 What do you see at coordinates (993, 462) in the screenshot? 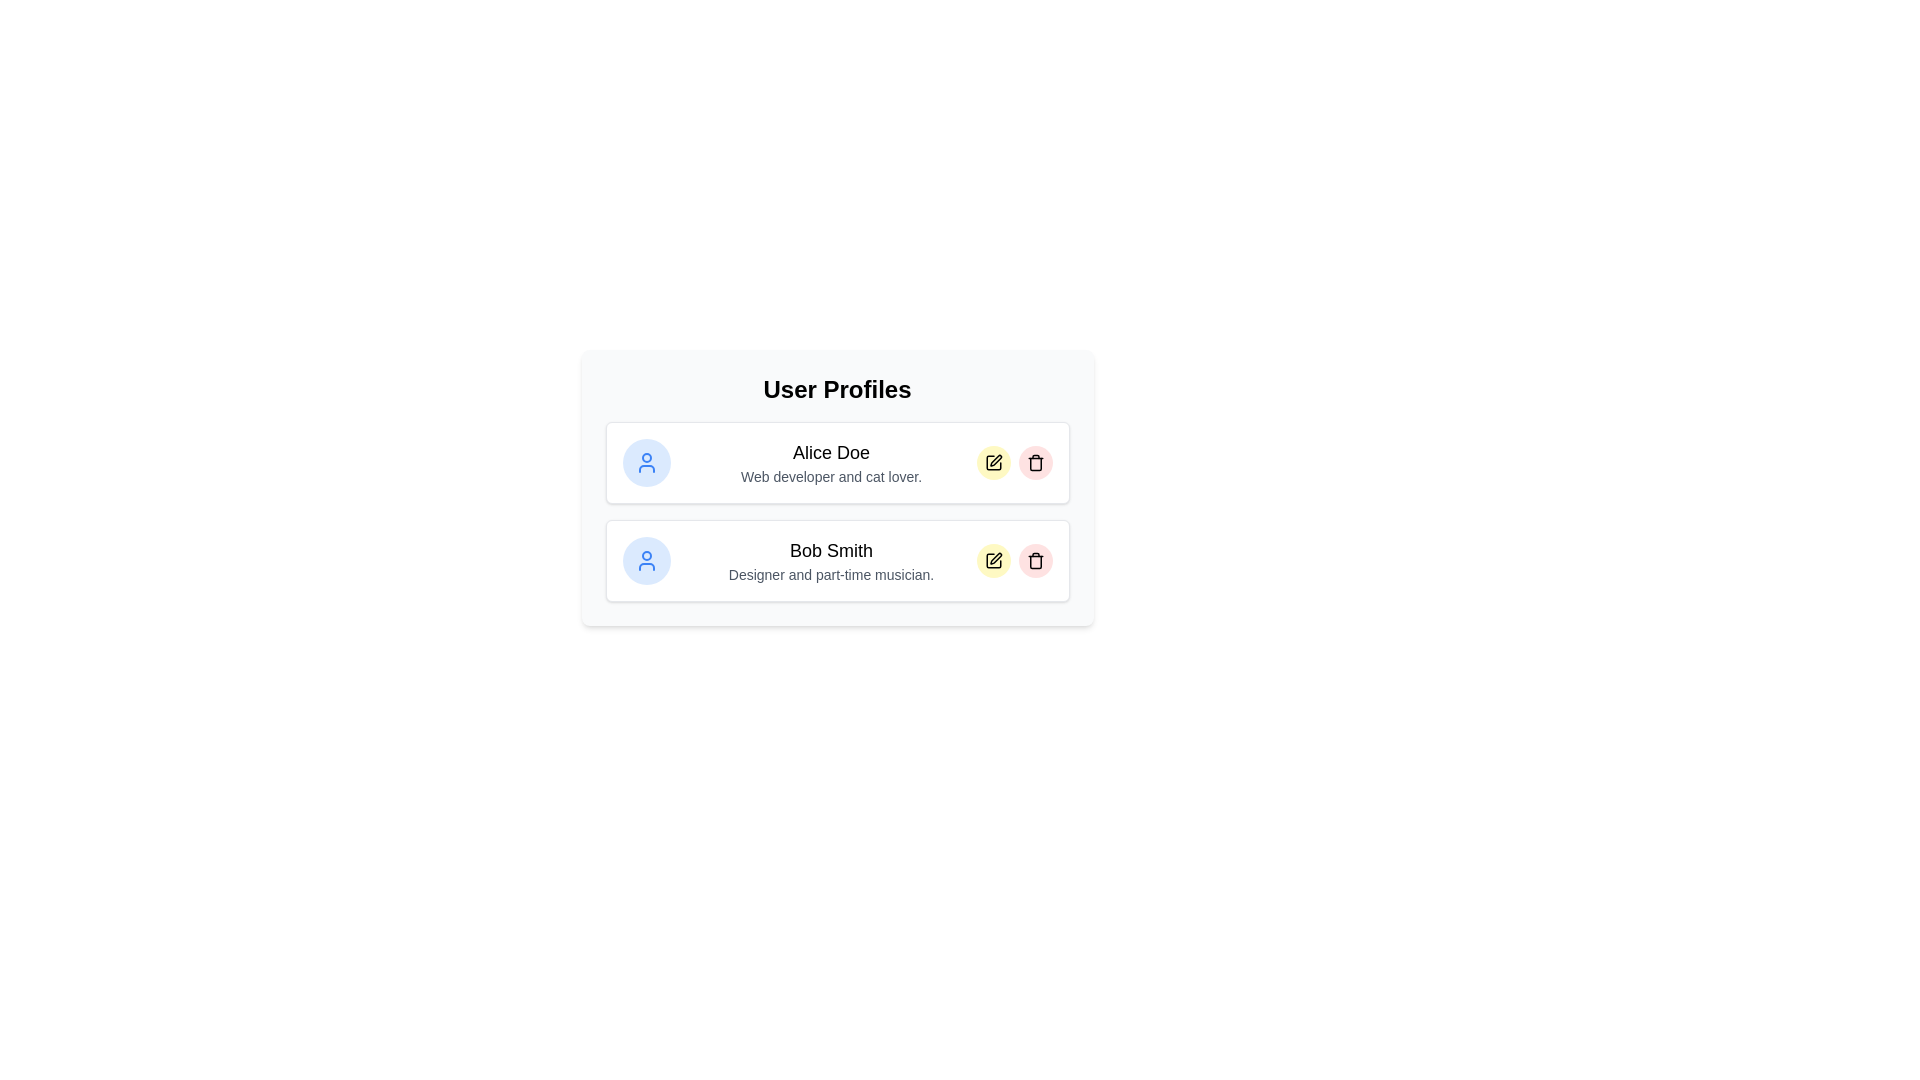
I see `edit button for the profile Alice Doe` at bounding box center [993, 462].